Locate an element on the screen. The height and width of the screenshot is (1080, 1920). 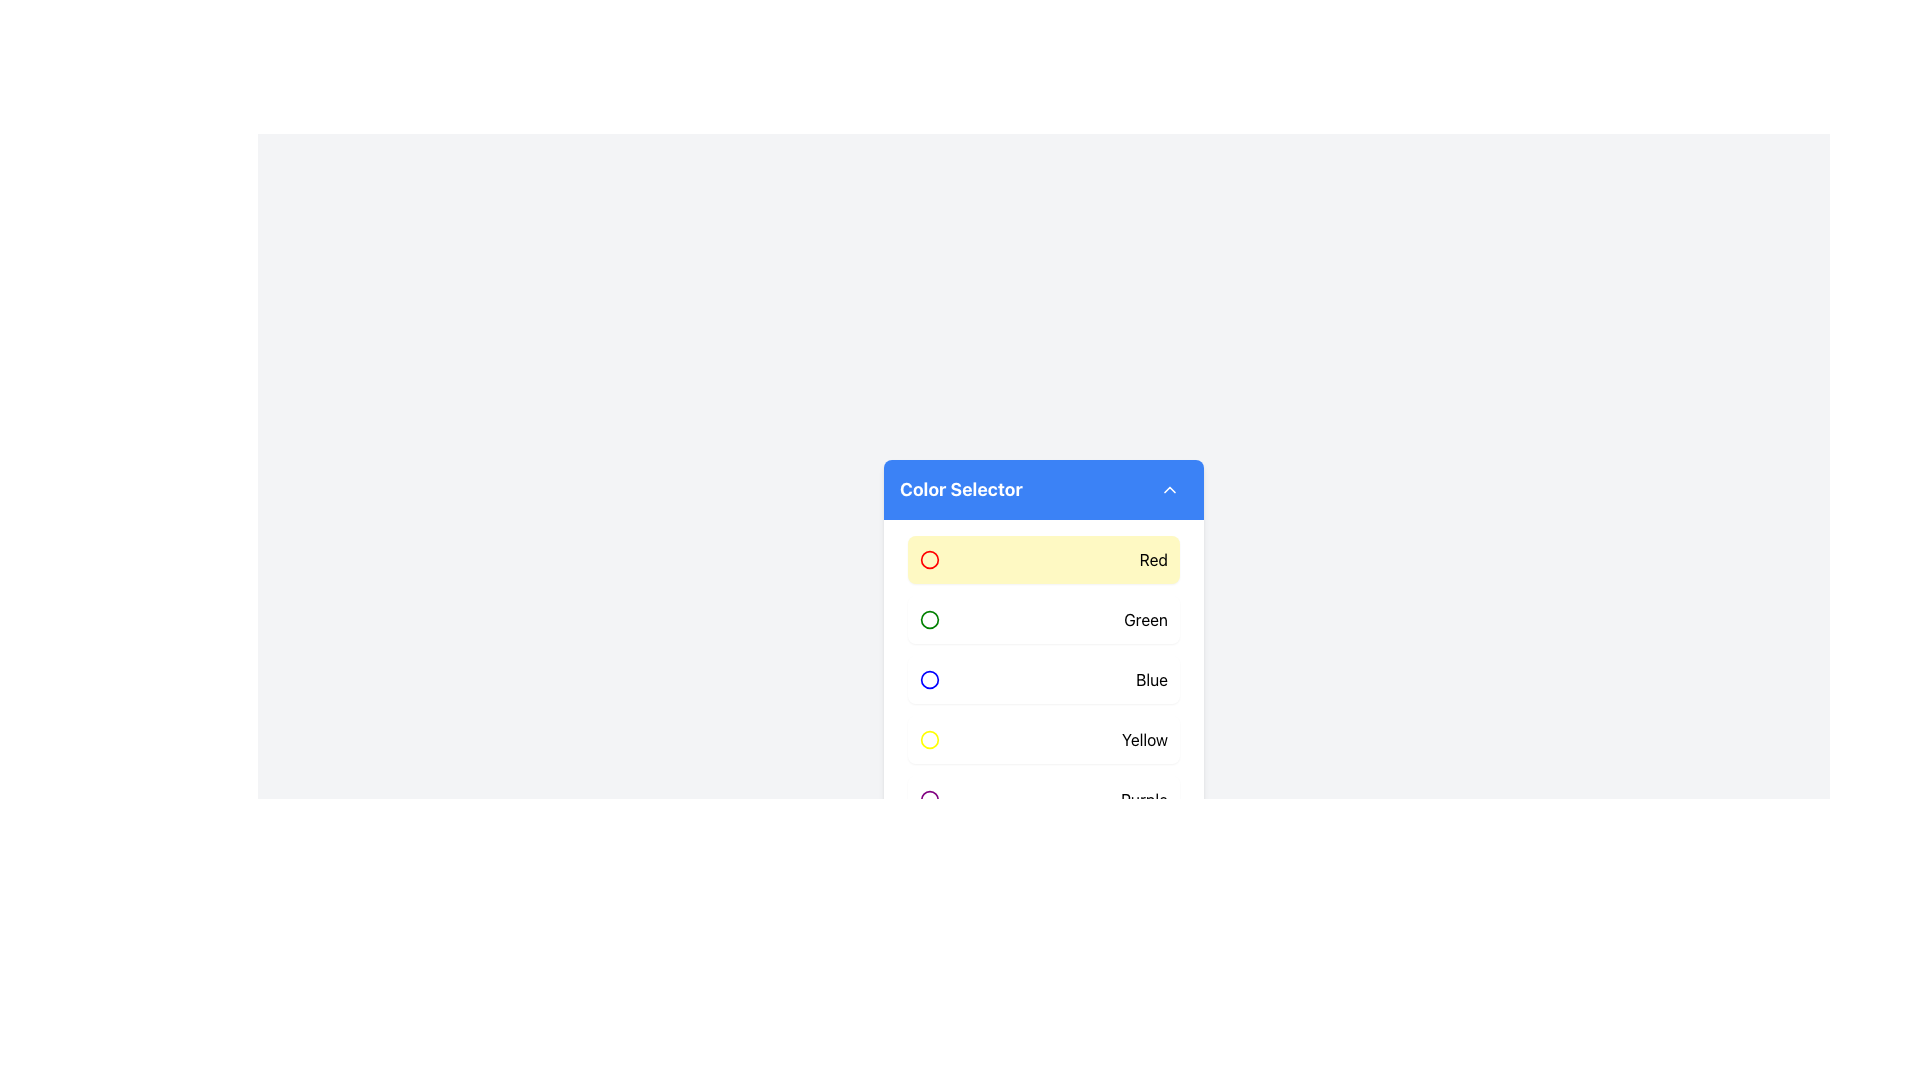
the toggle button located at the top-right corner of the blue header bar in the 'Color Selector' section is located at coordinates (1170, 489).